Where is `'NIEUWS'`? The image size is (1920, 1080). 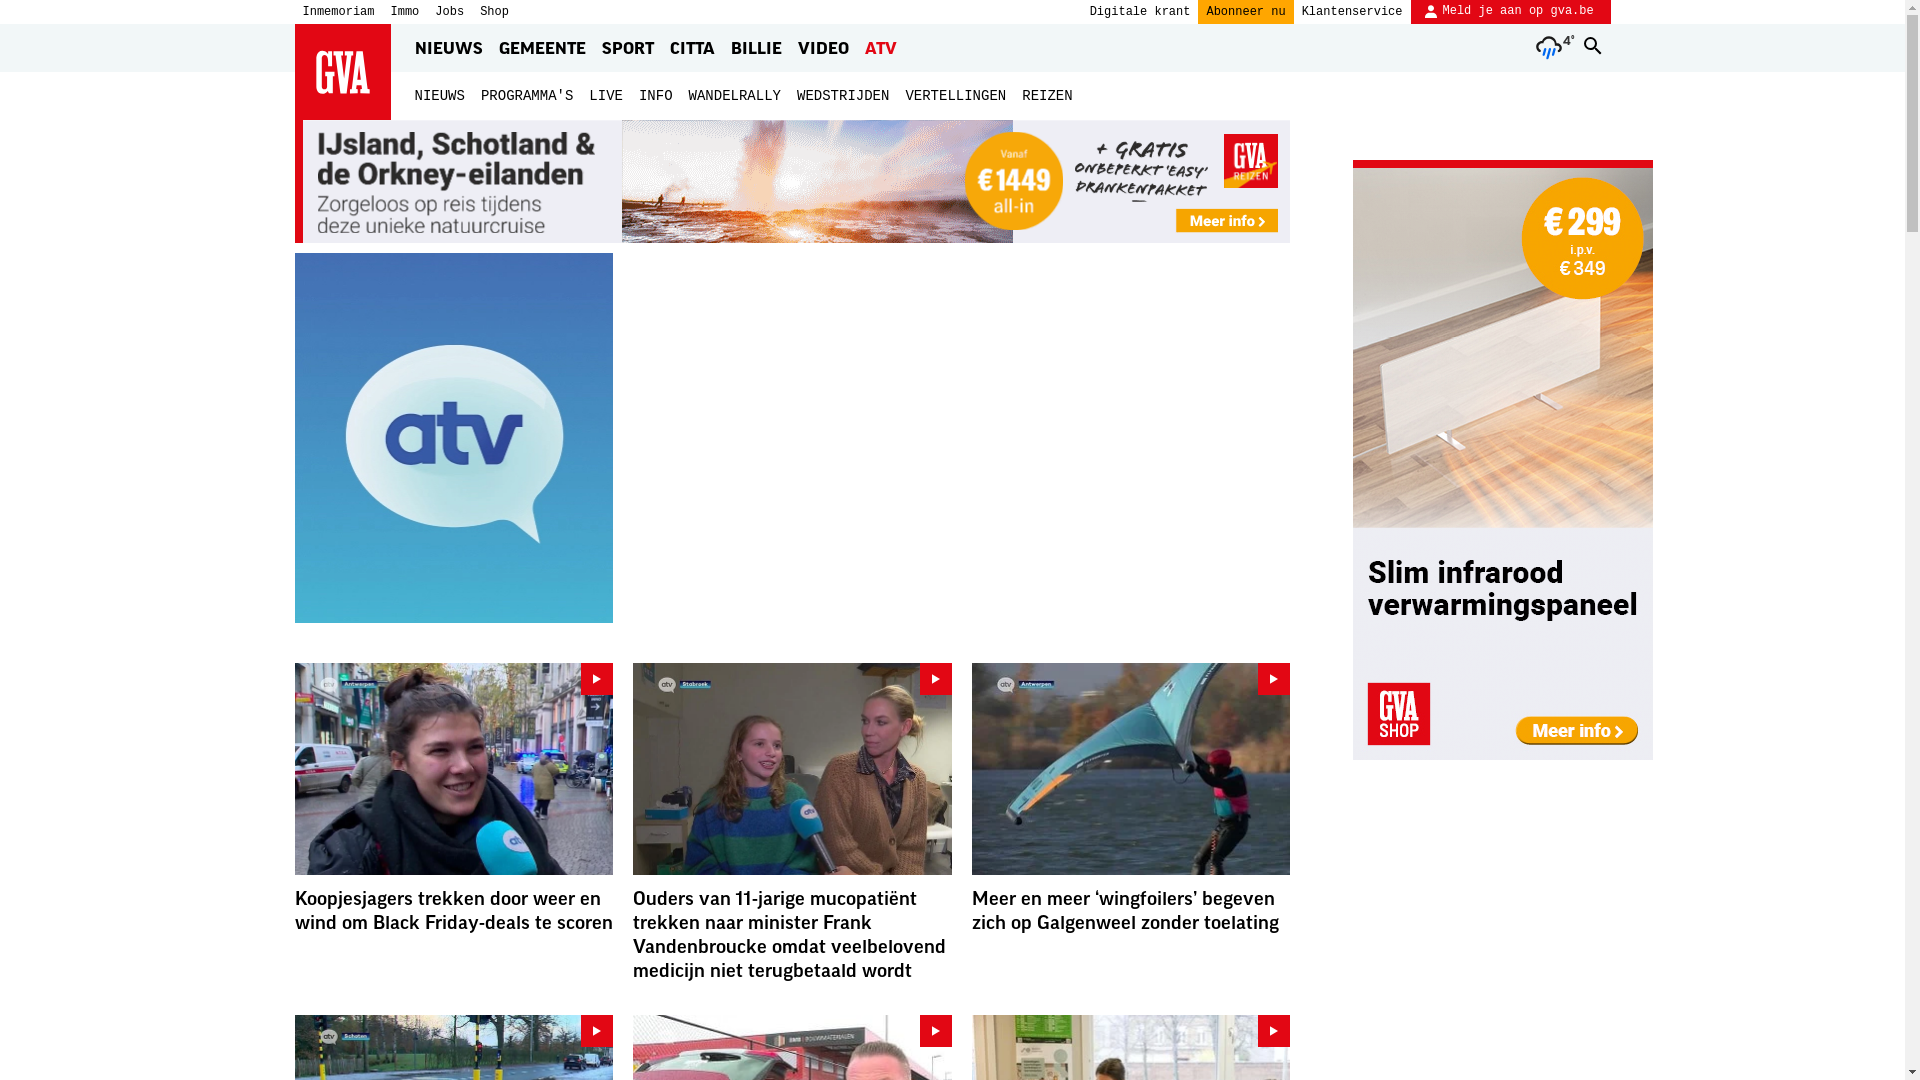
'NIEUWS' is located at coordinates (446, 46).